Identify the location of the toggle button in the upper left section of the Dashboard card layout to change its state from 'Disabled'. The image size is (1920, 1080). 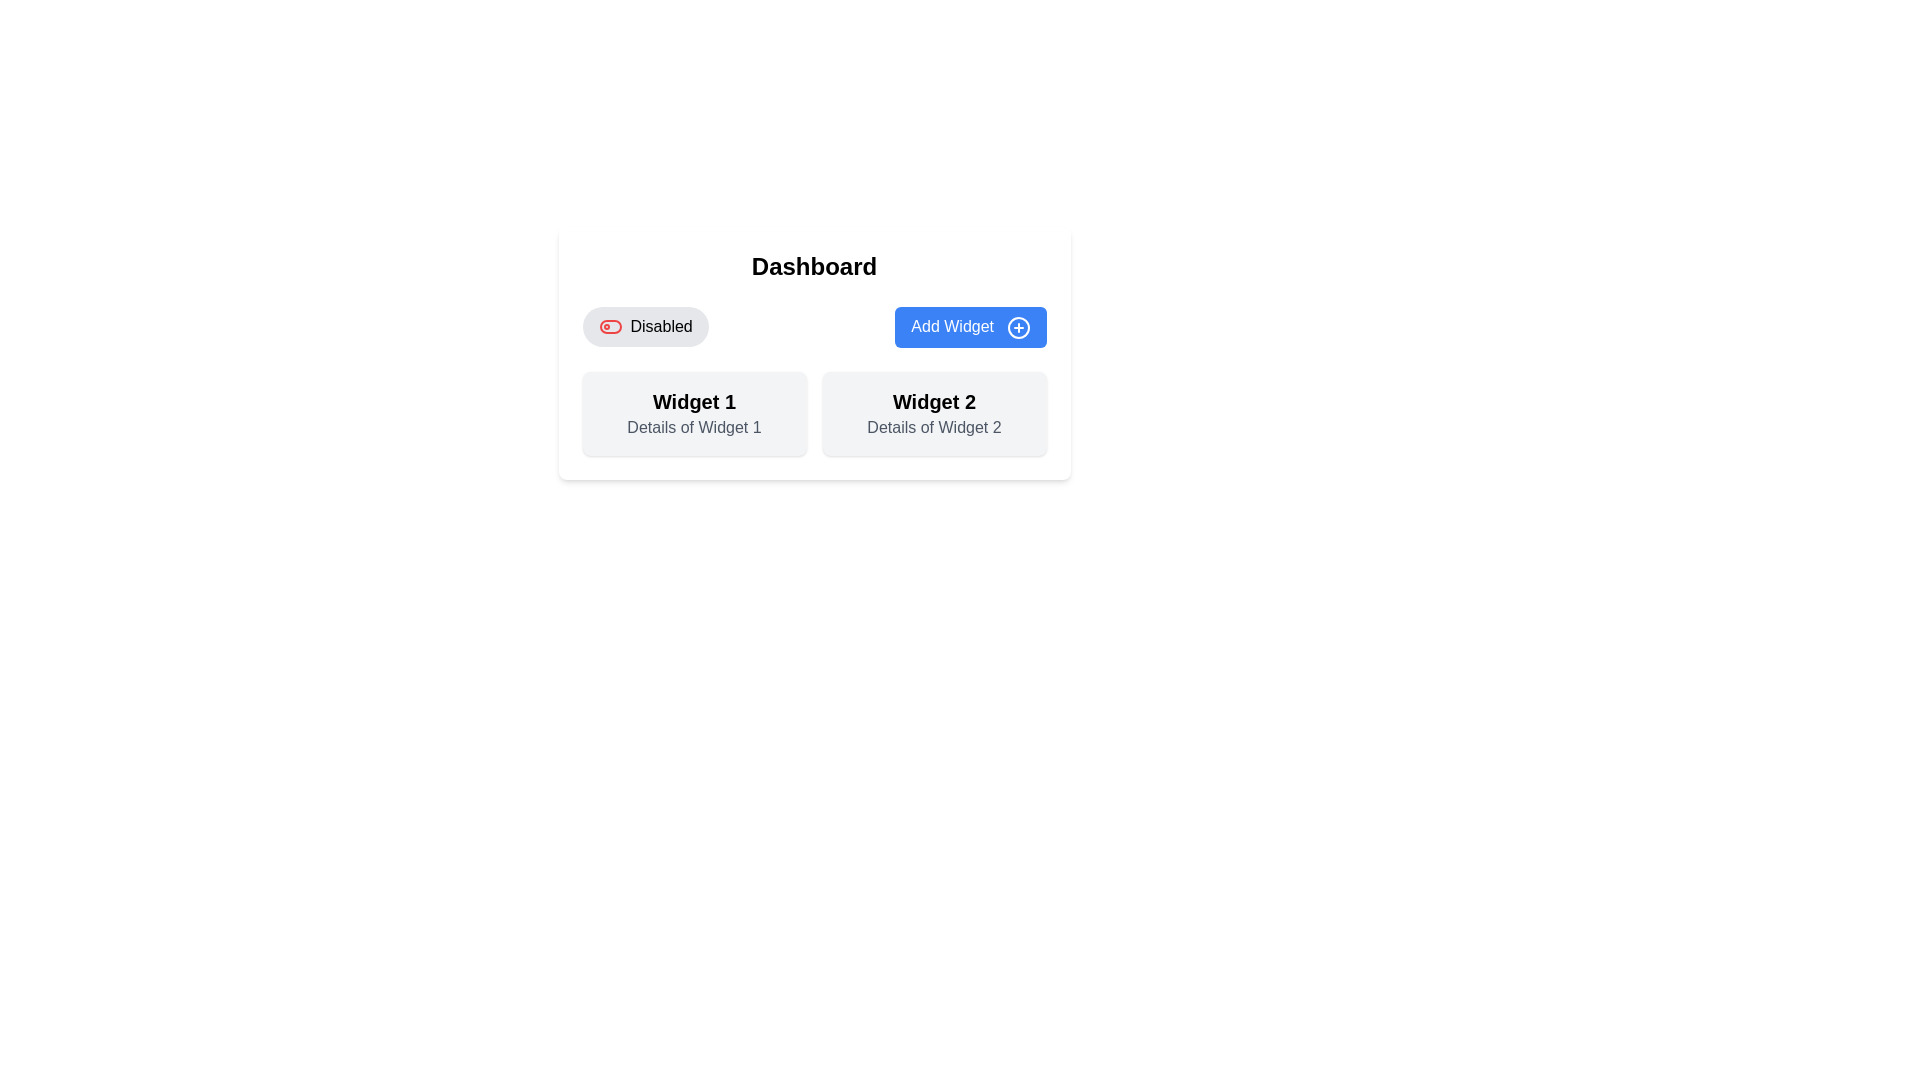
(645, 326).